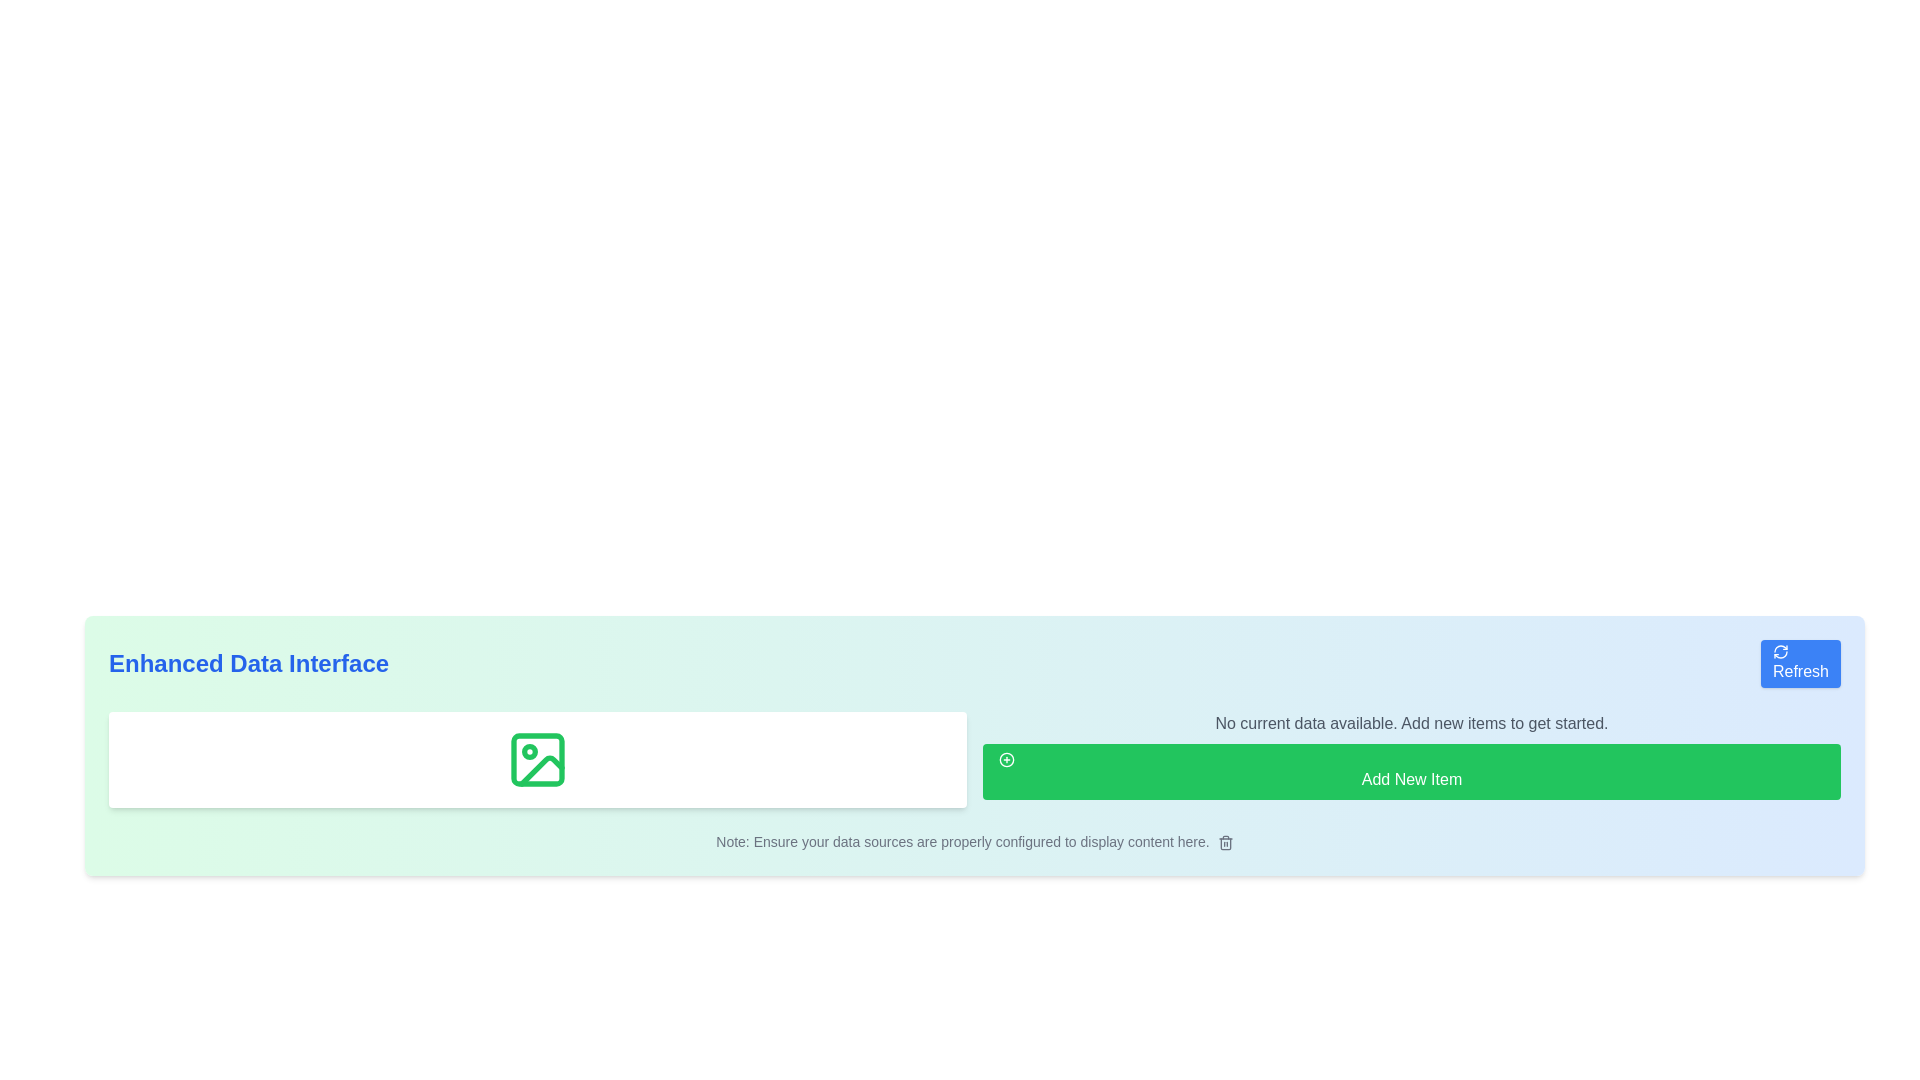 The width and height of the screenshot is (1920, 1080). I want to click on the refresh button located near the top-right corner of the interface, so click(1800, 663).